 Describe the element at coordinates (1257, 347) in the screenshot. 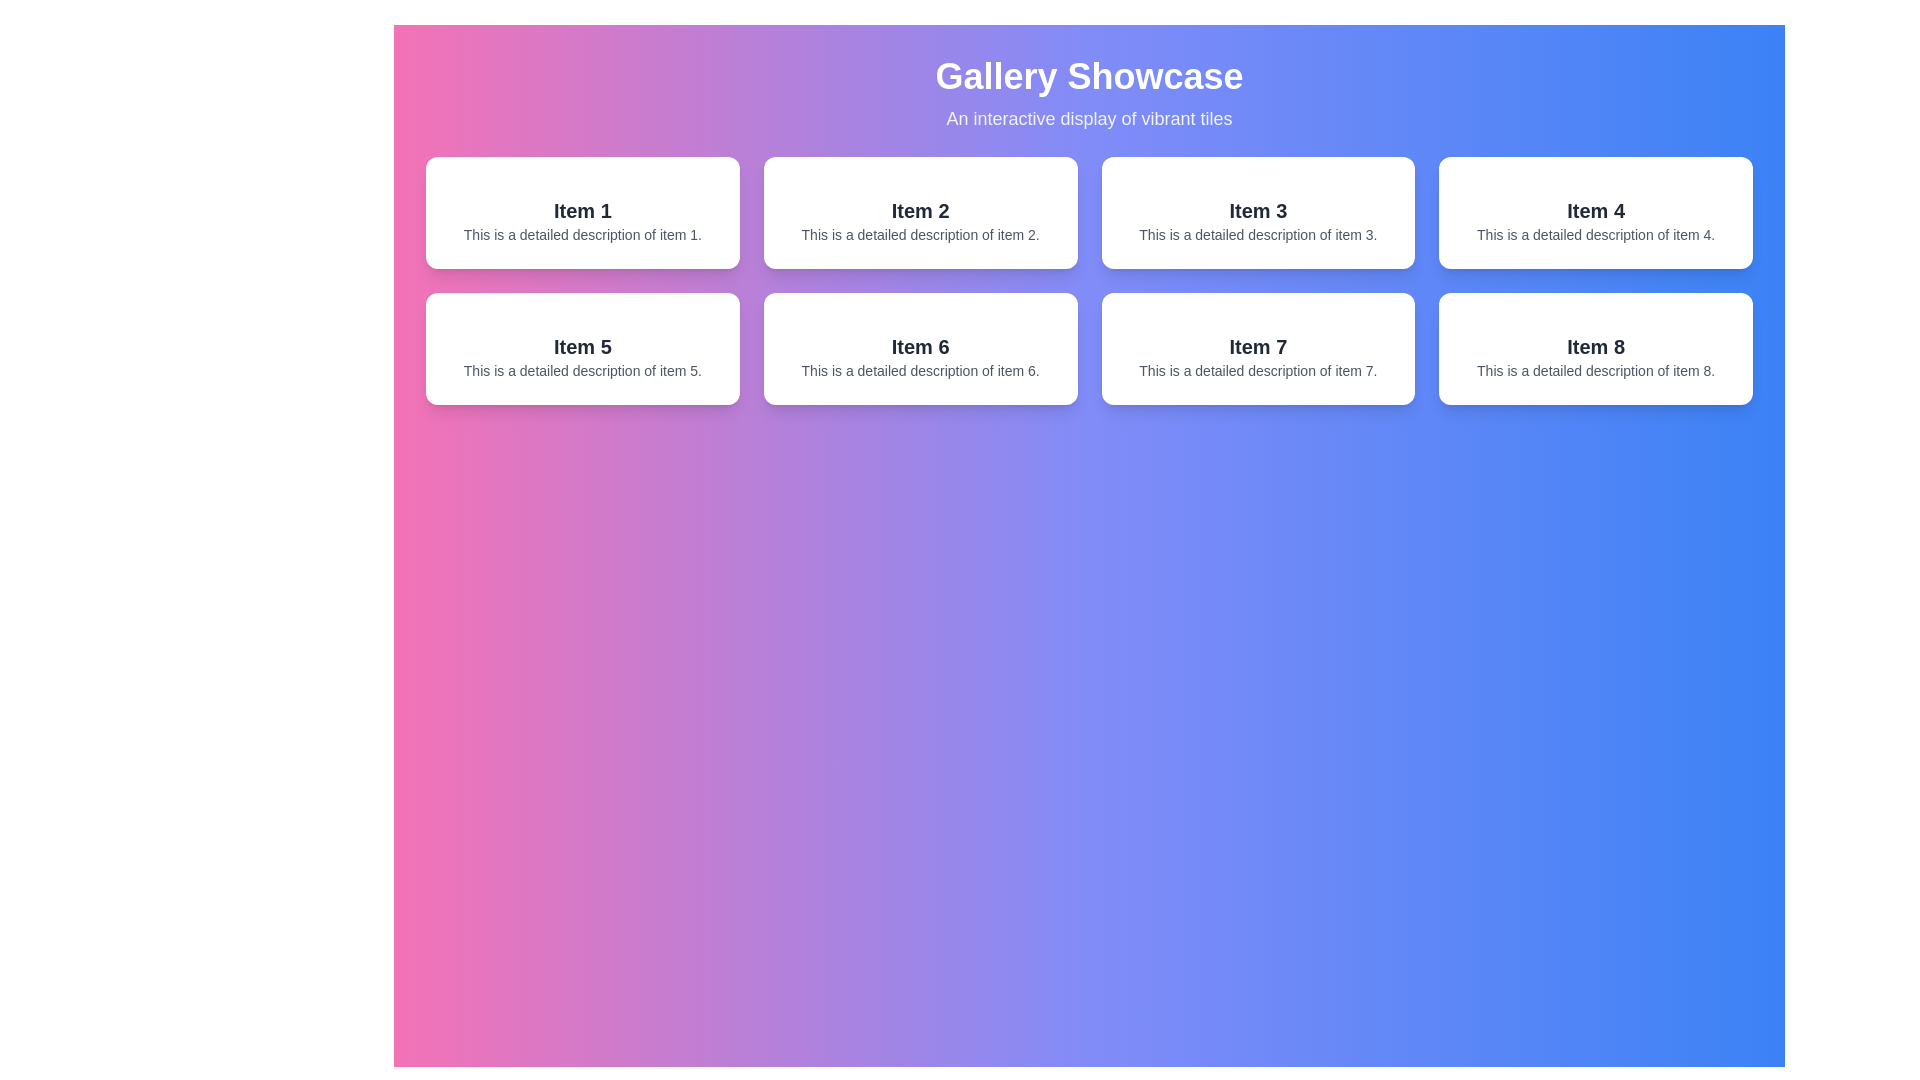

I see `the informational card located in the second row and third column of a grid layout, which displays a title and brief description` at that location.